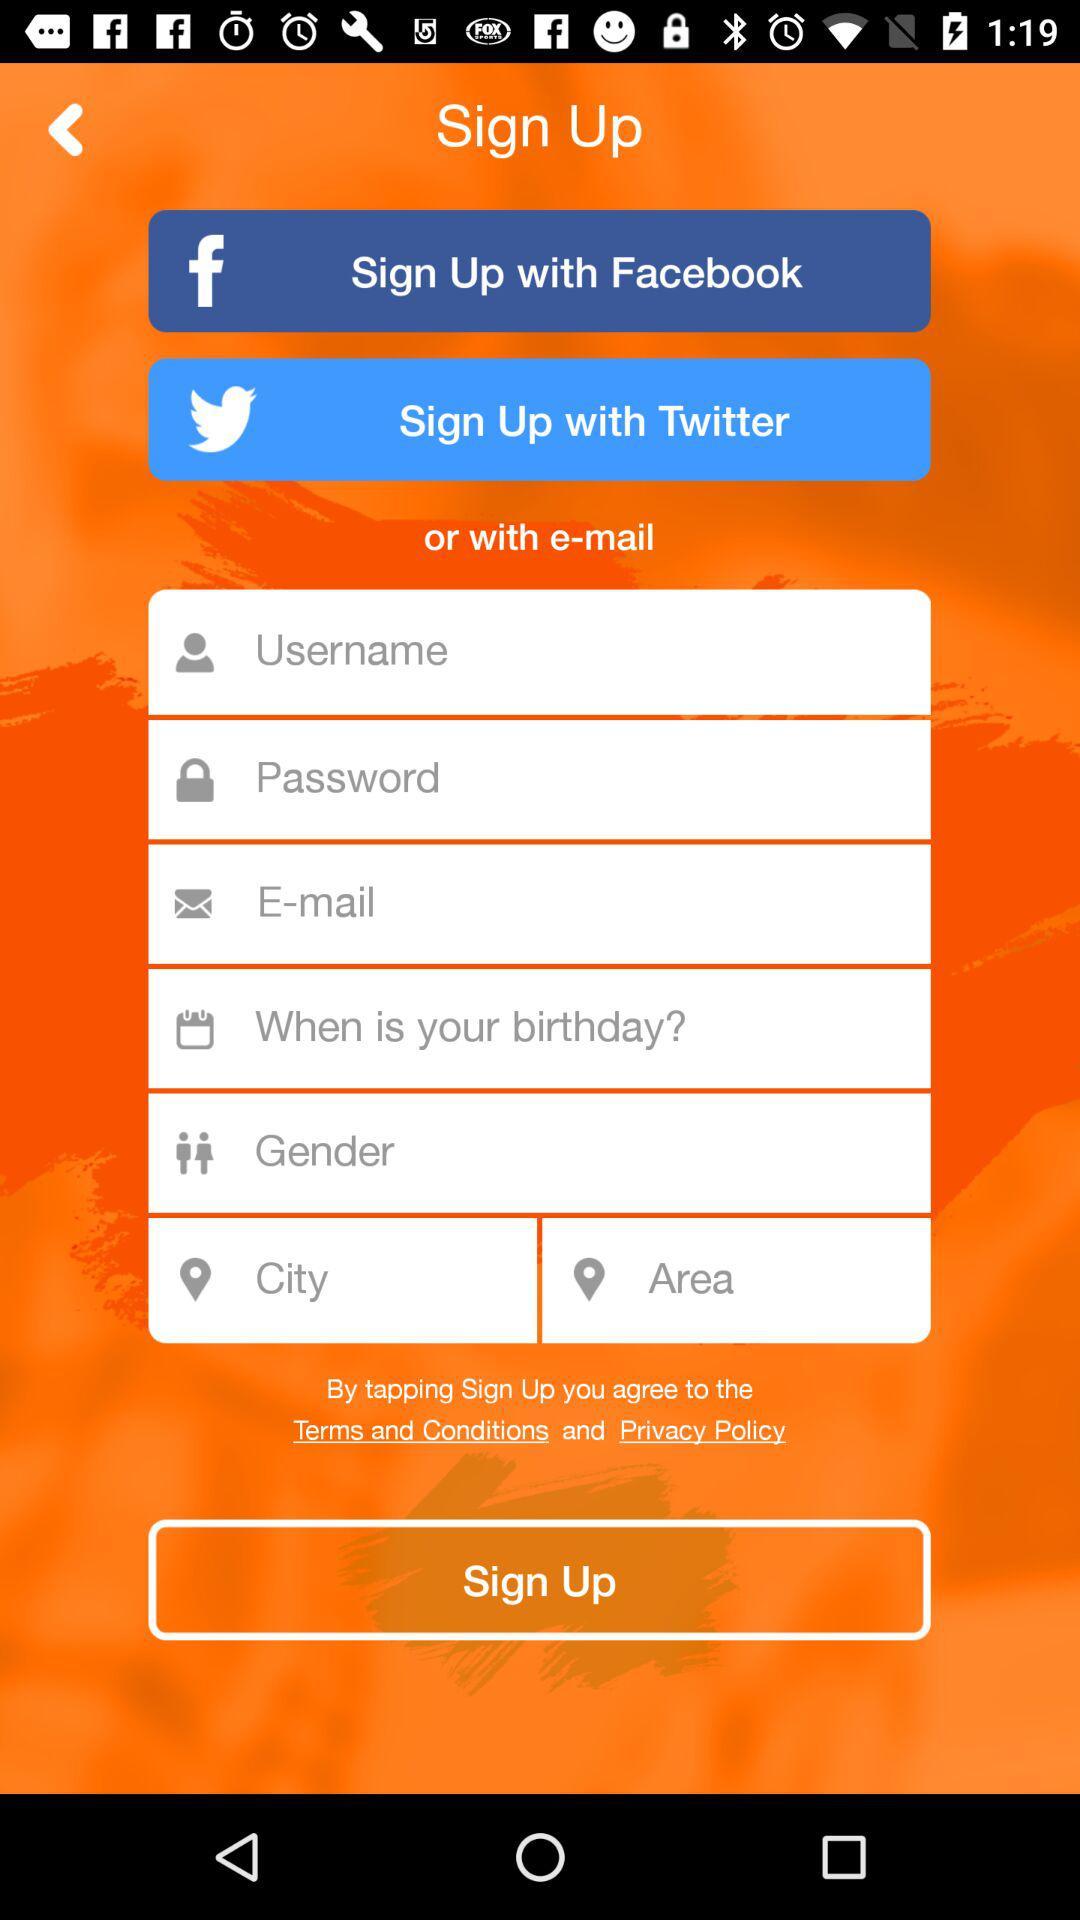  What do you see at coordinates (550, 1028) in the screenshot?
I see `fill in the birth day option` at bounding box center [550, 1028].